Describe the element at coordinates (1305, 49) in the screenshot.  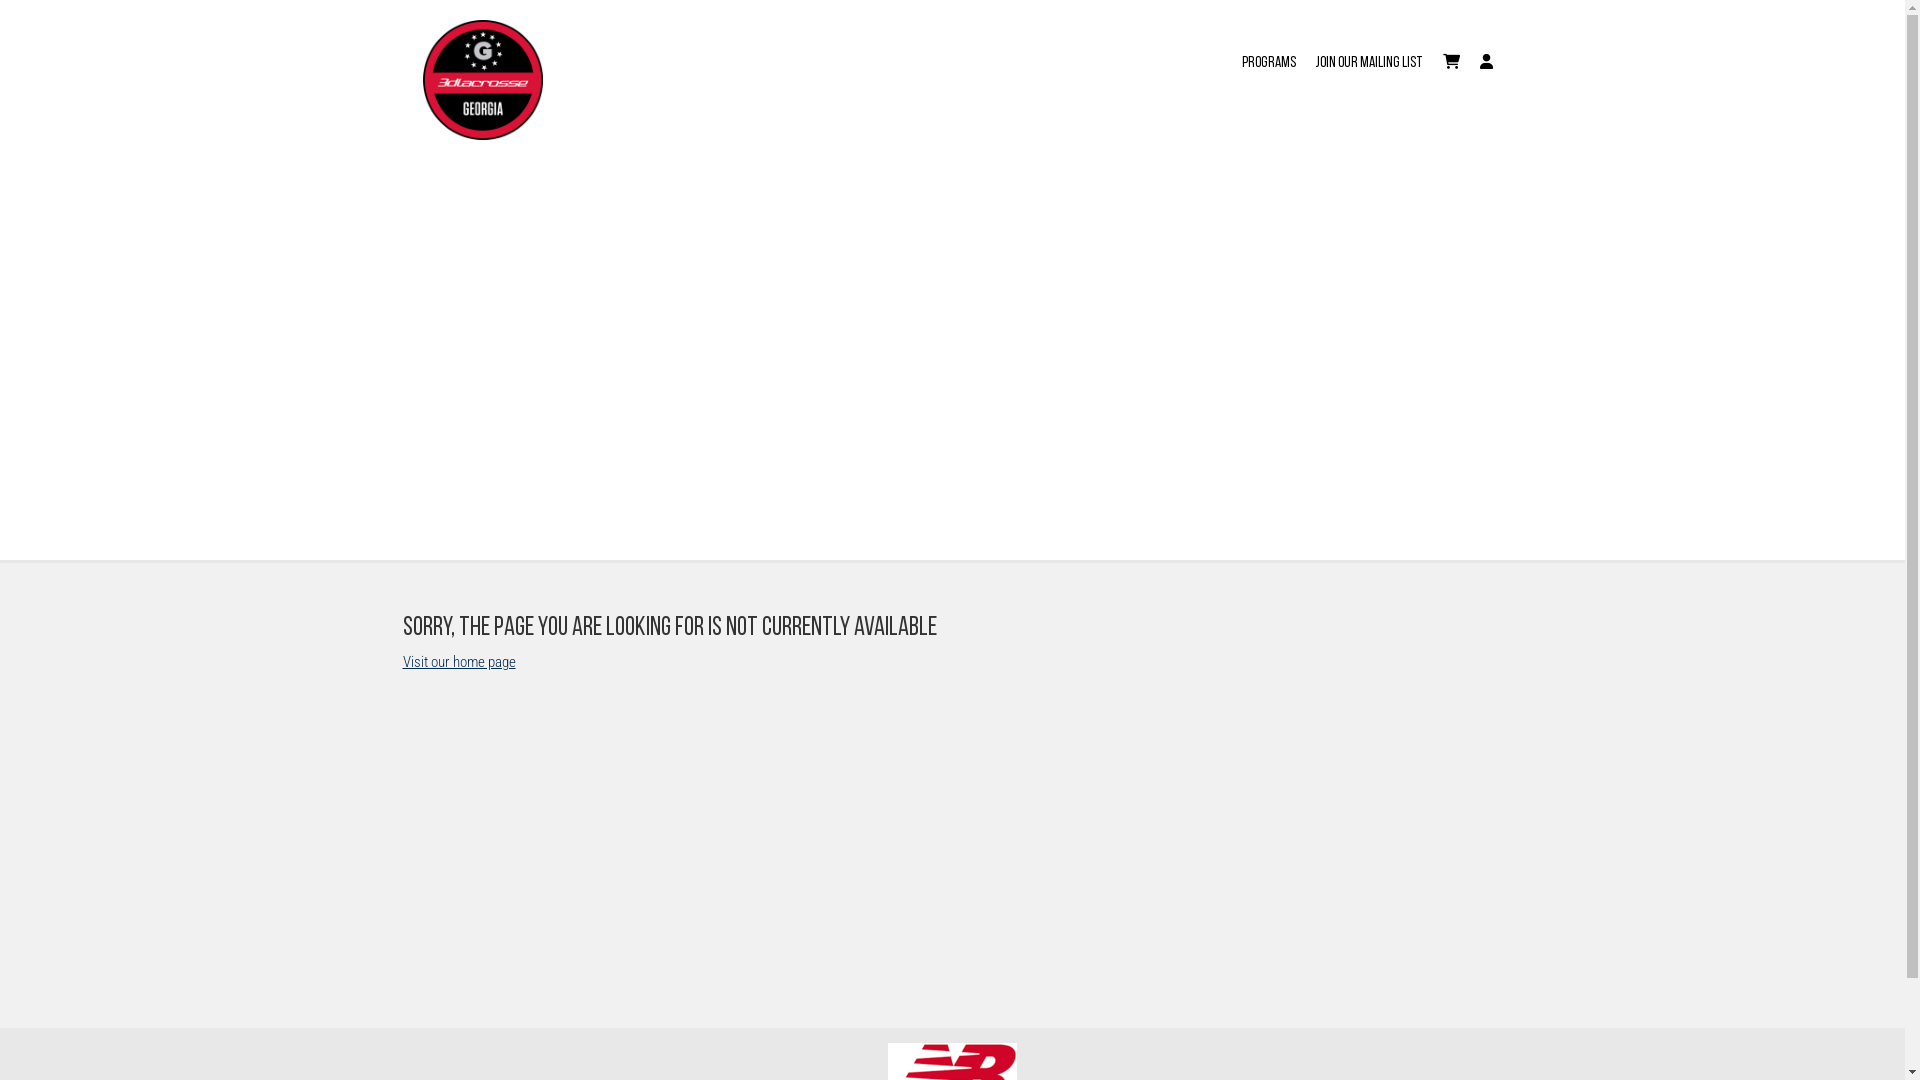
I see `'JOIN OUR MAILING LIST'` at that location.